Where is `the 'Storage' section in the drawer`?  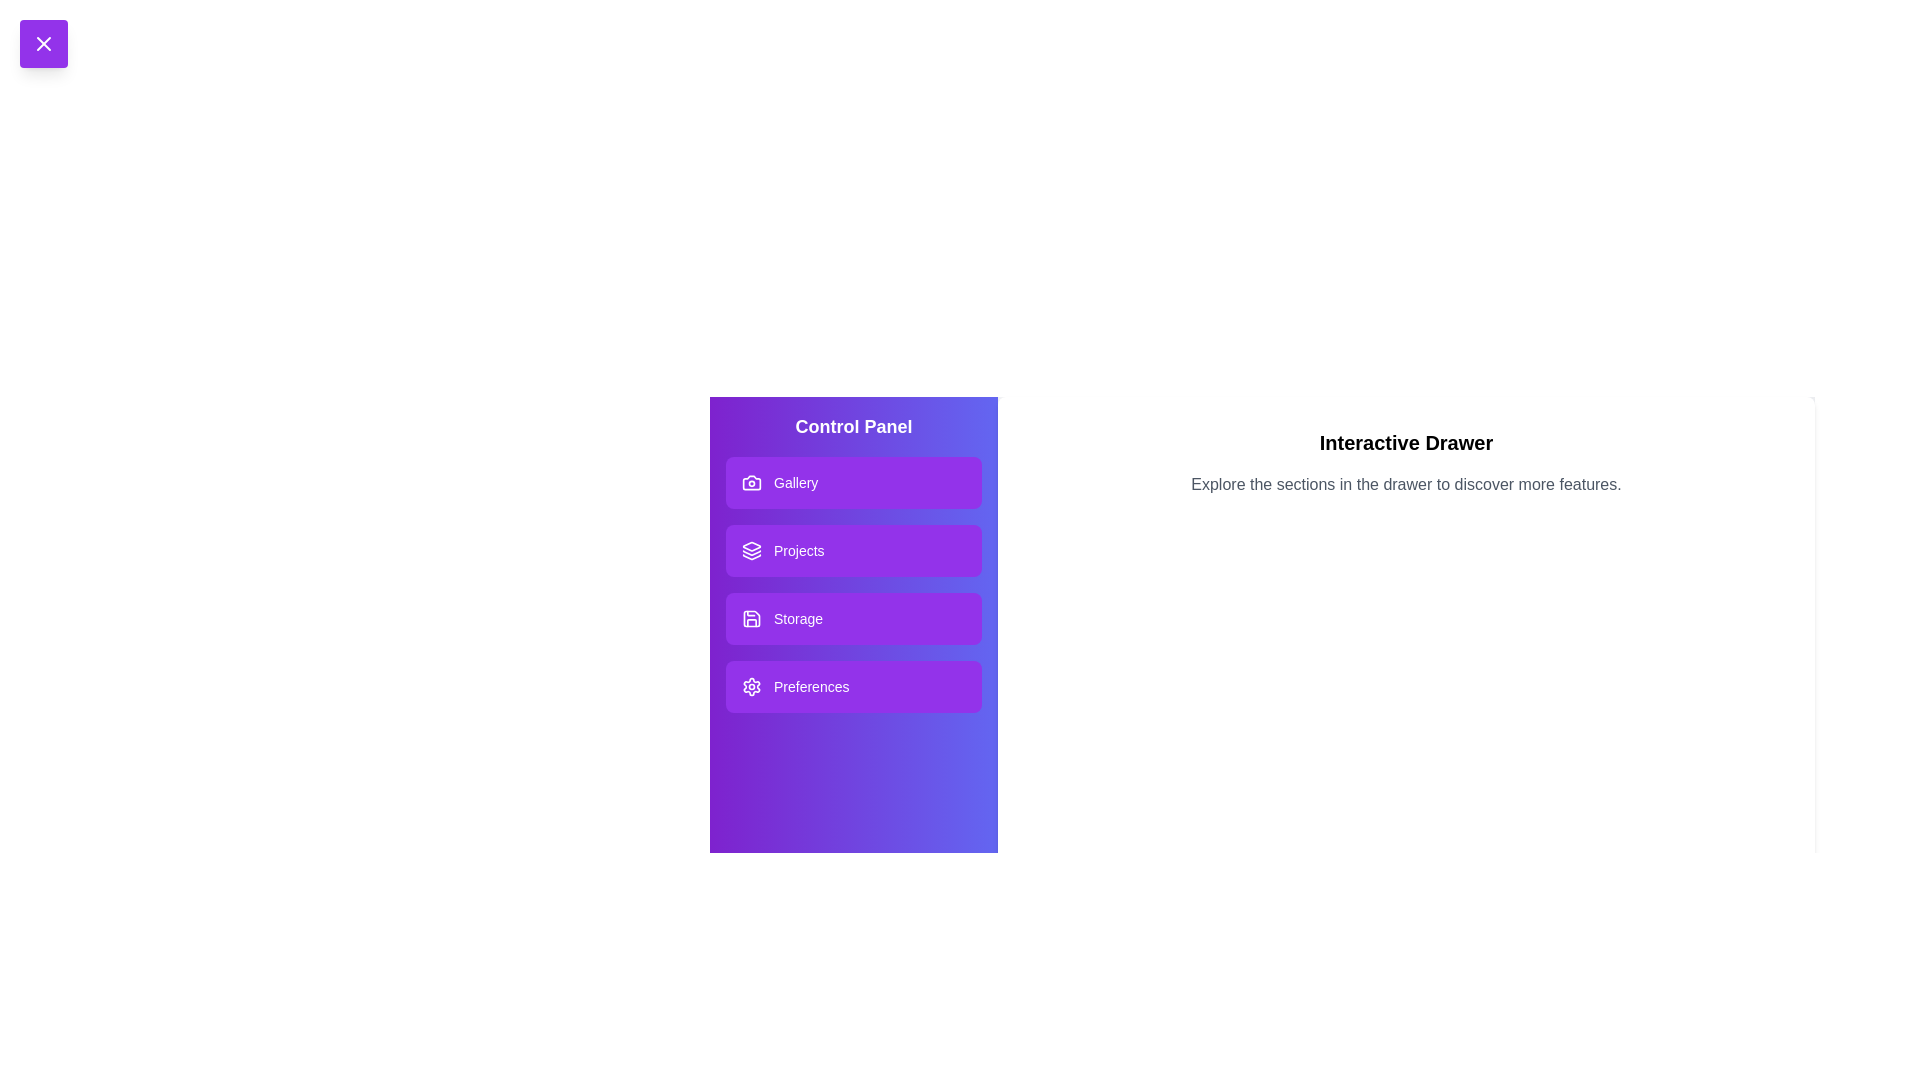 the 'Storage' section in the drawer is located at coordinates (854, 617).